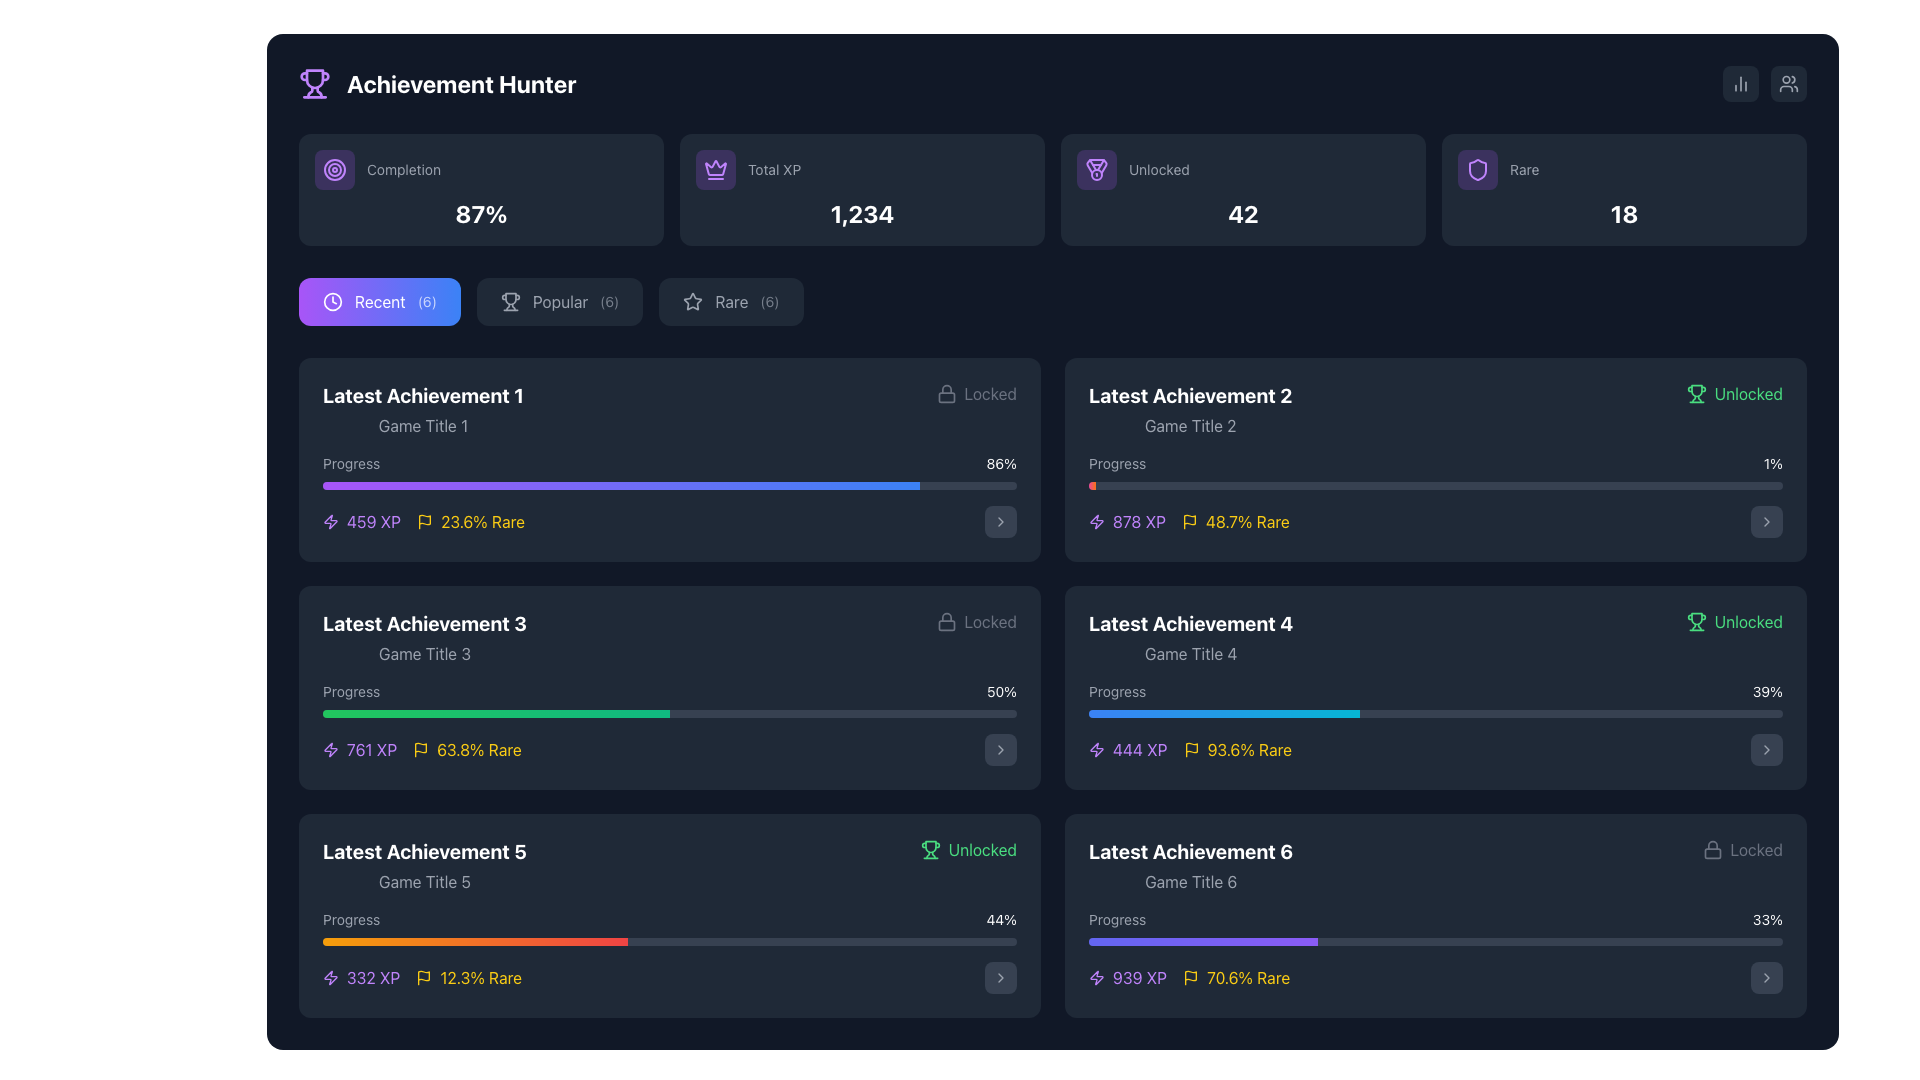  I want to click on the label displaying 'Total XP', which is styled in a small, light gray font and located to the right of a purple crown icon in the top row of the layout, so click(773, 168).